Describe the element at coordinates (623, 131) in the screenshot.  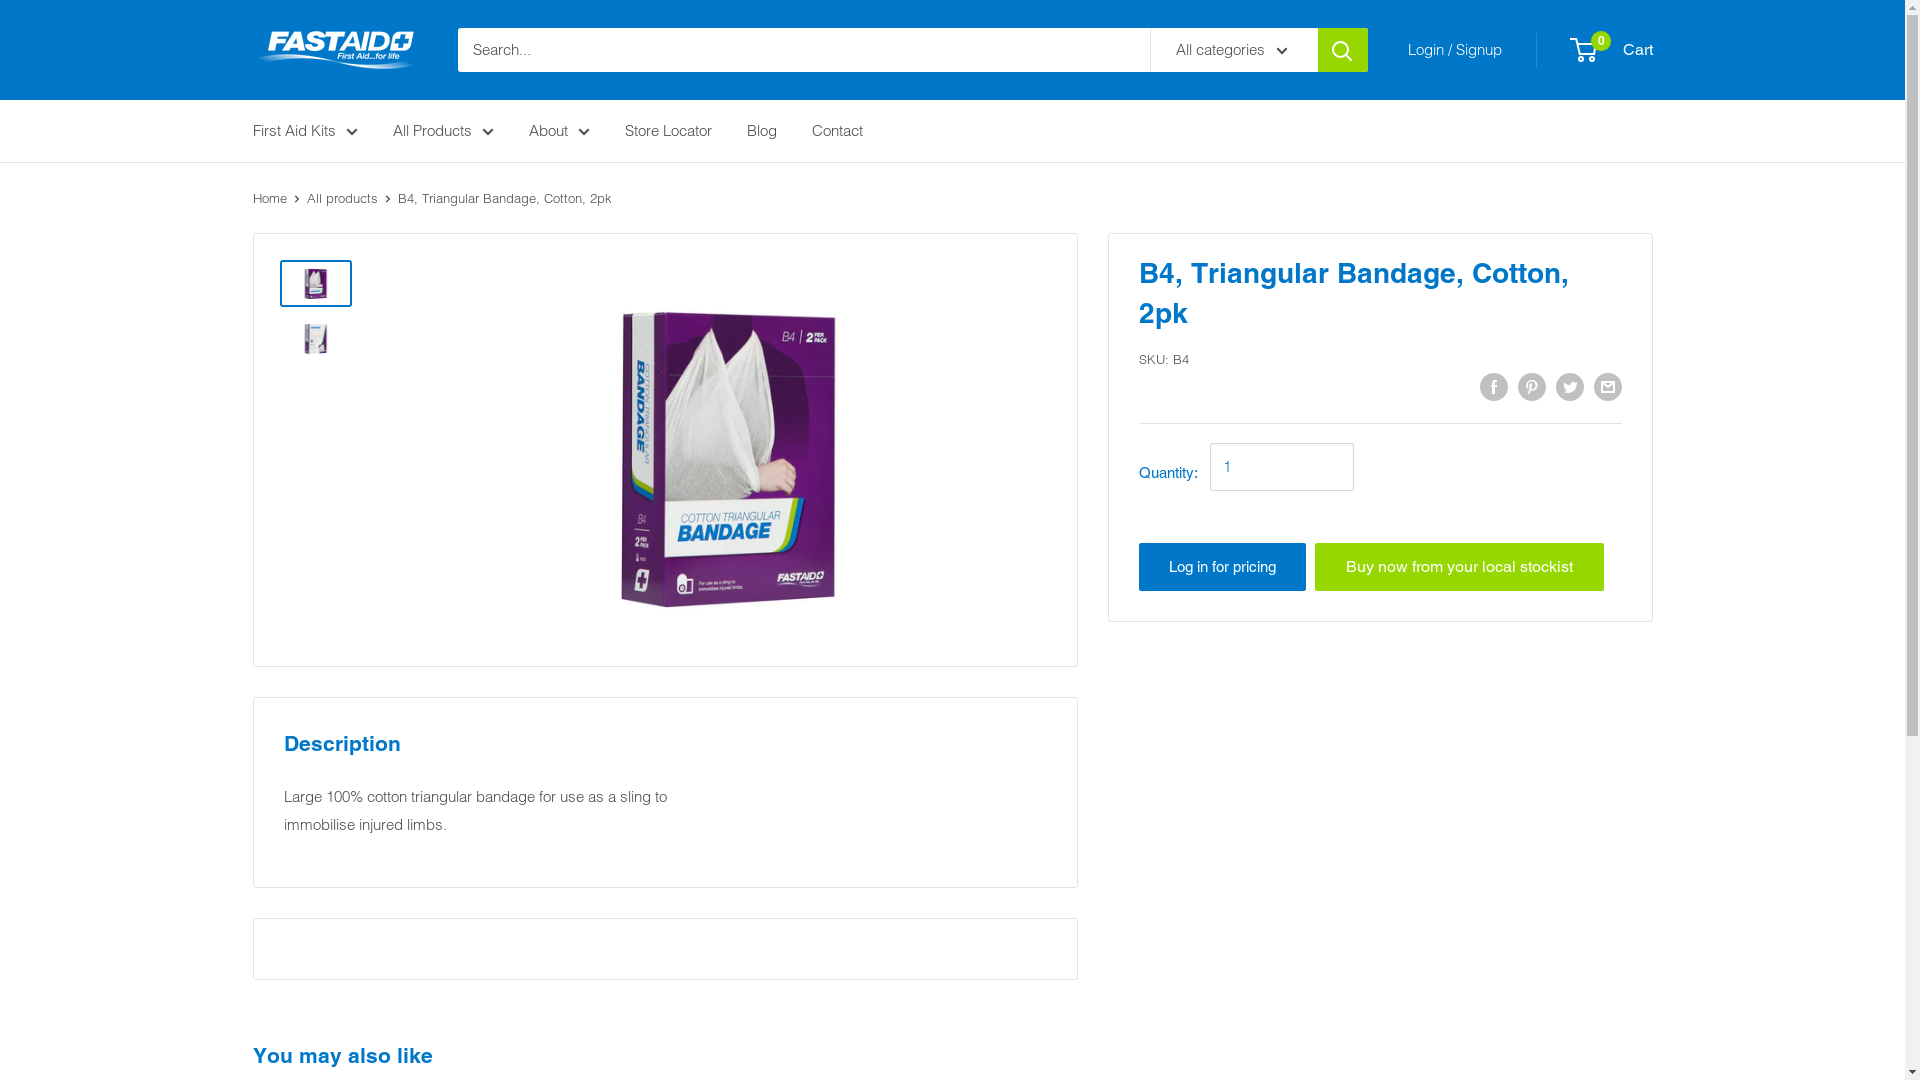
I see `'Store Locator'` at that location.